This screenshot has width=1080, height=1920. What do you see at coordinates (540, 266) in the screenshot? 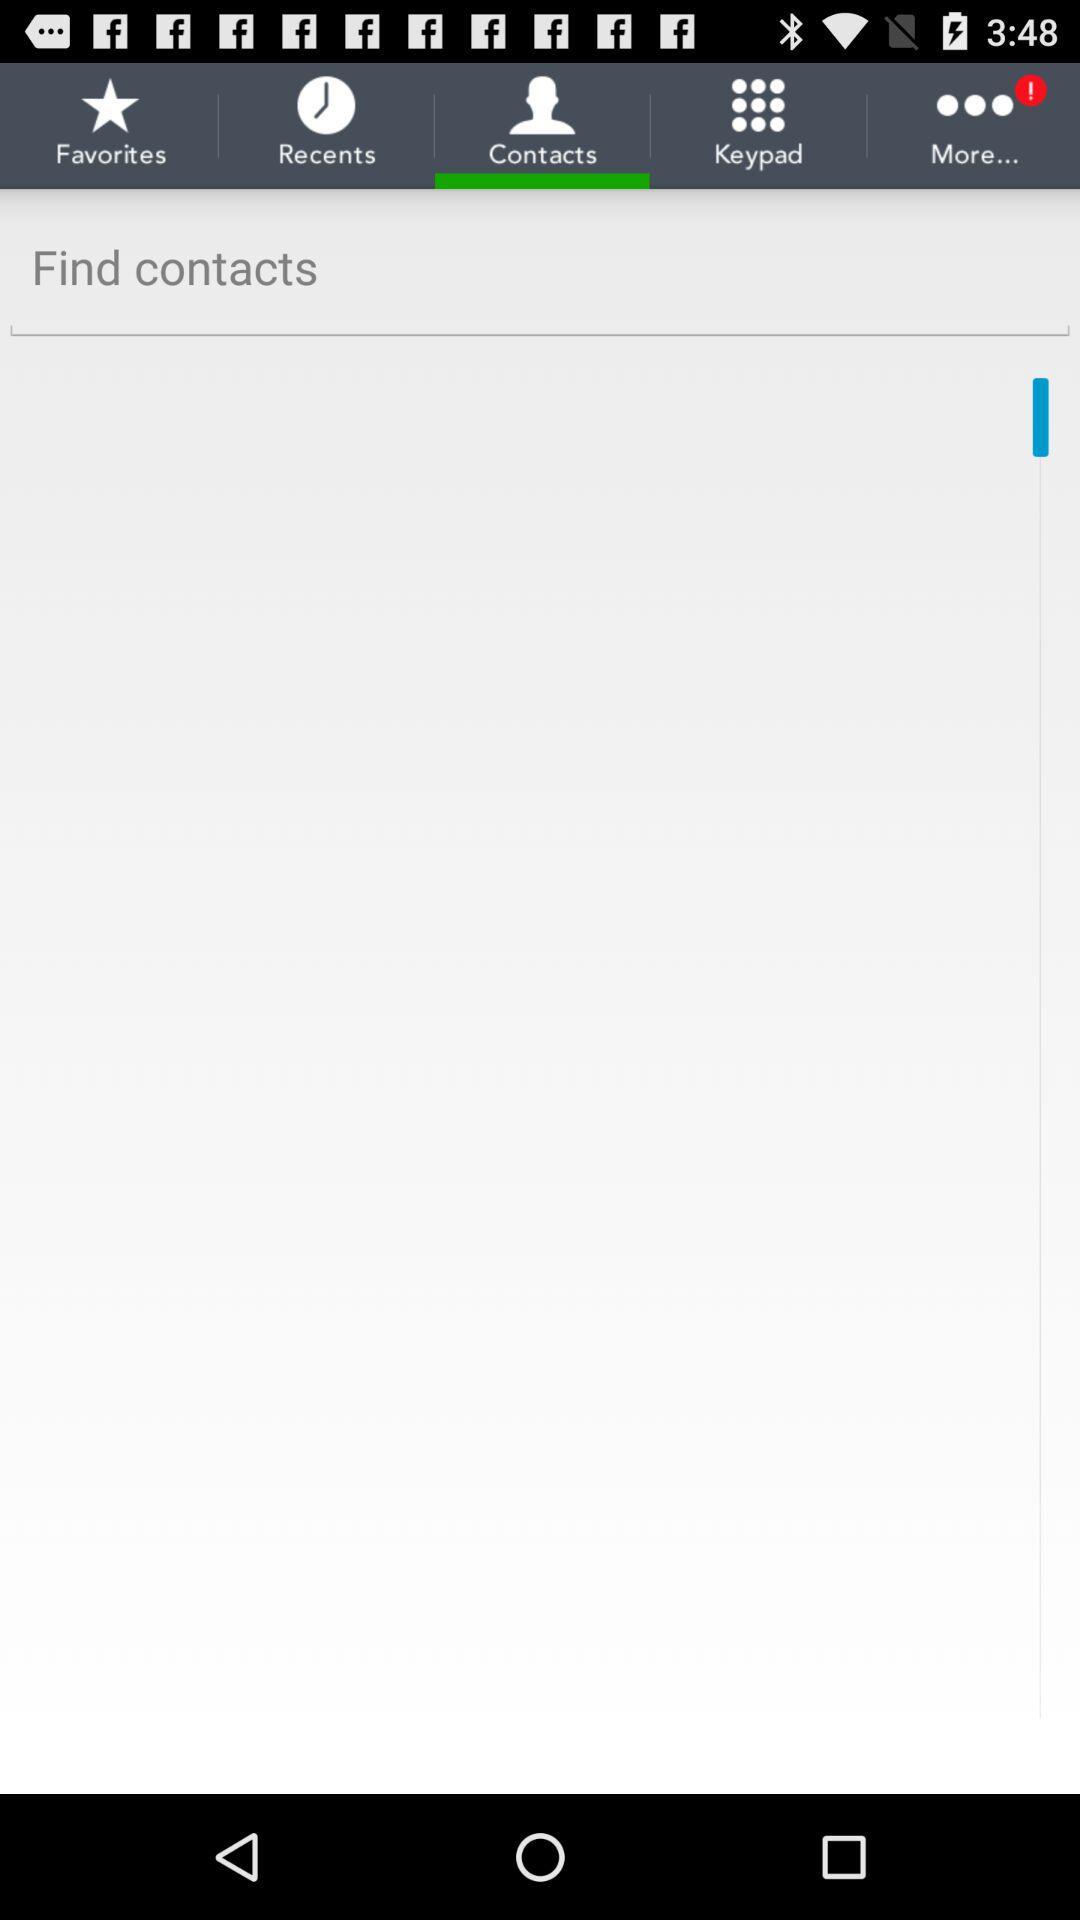
I see `find contacts` at bounding box center [540, 266].